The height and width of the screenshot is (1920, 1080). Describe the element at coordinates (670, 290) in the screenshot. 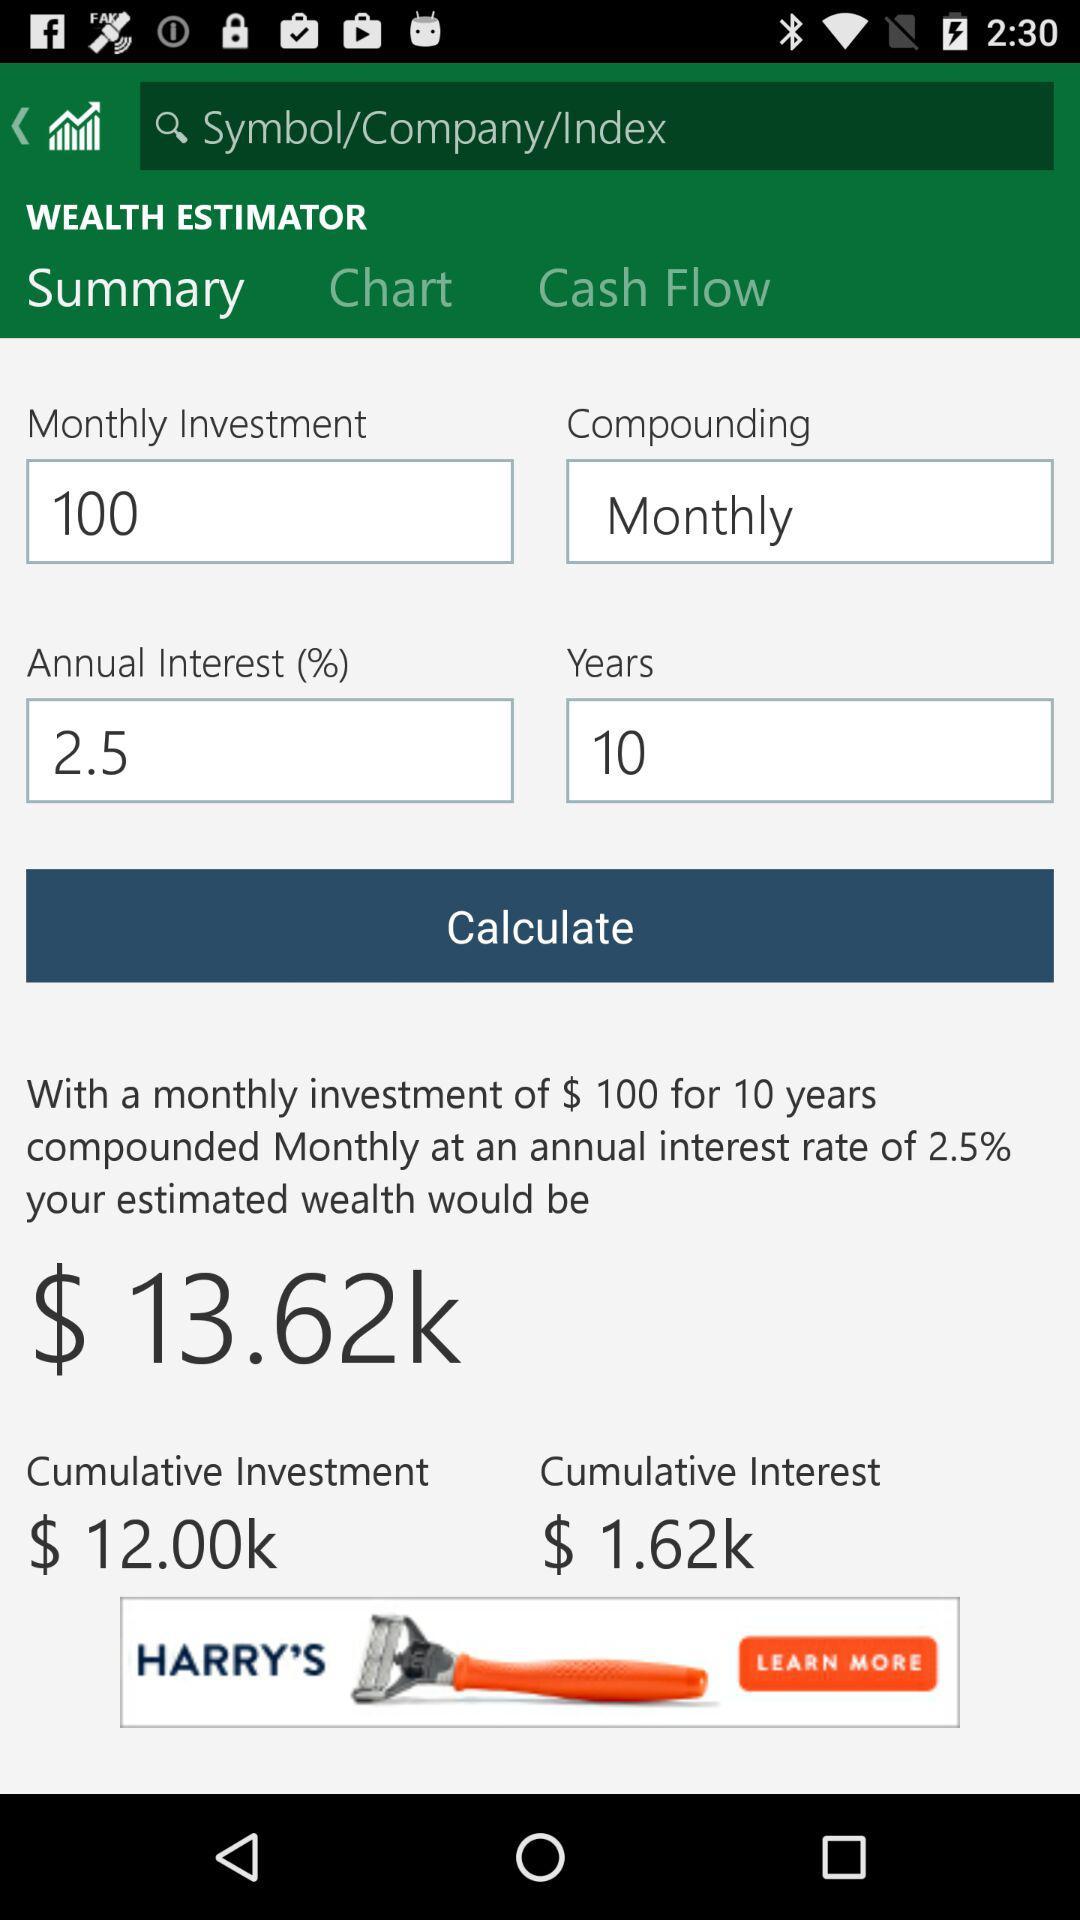

I see `the icon next to the chart item` at that location.